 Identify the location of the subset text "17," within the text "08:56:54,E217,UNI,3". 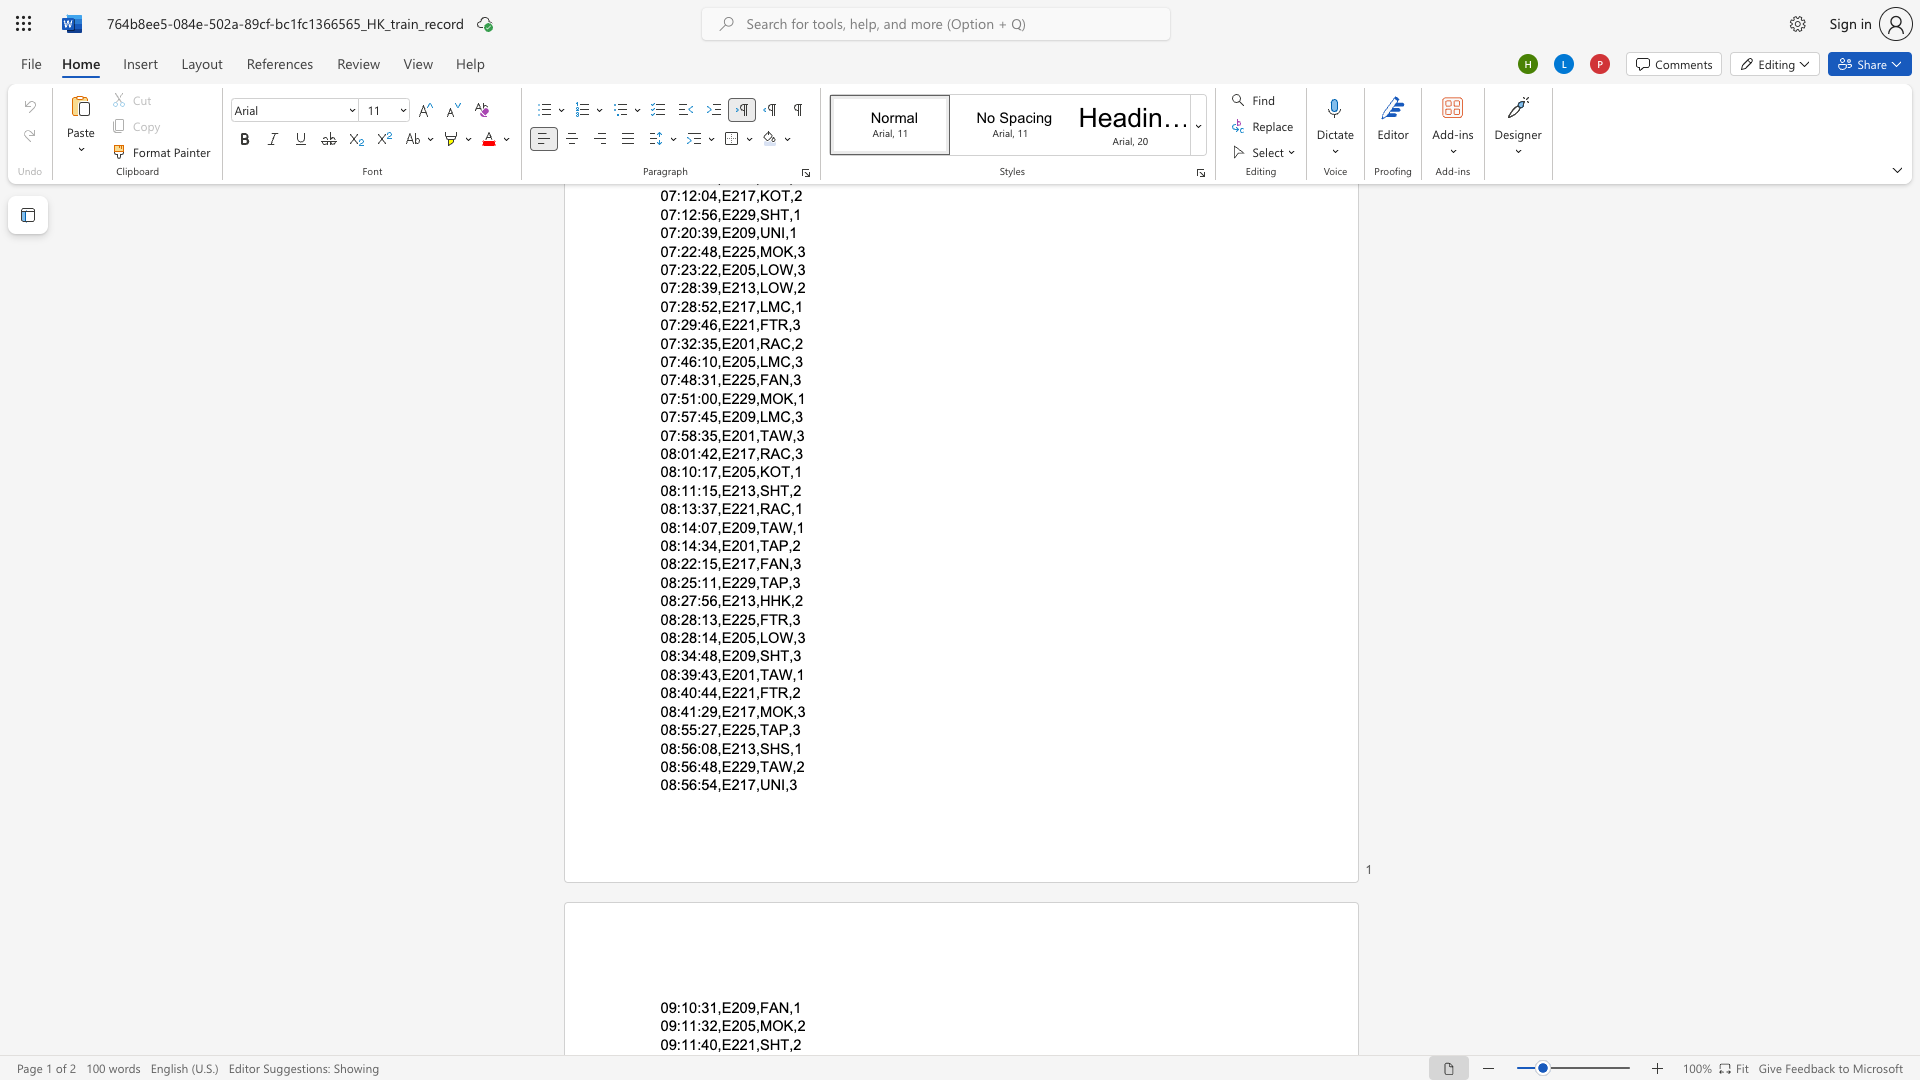
(738, 784).